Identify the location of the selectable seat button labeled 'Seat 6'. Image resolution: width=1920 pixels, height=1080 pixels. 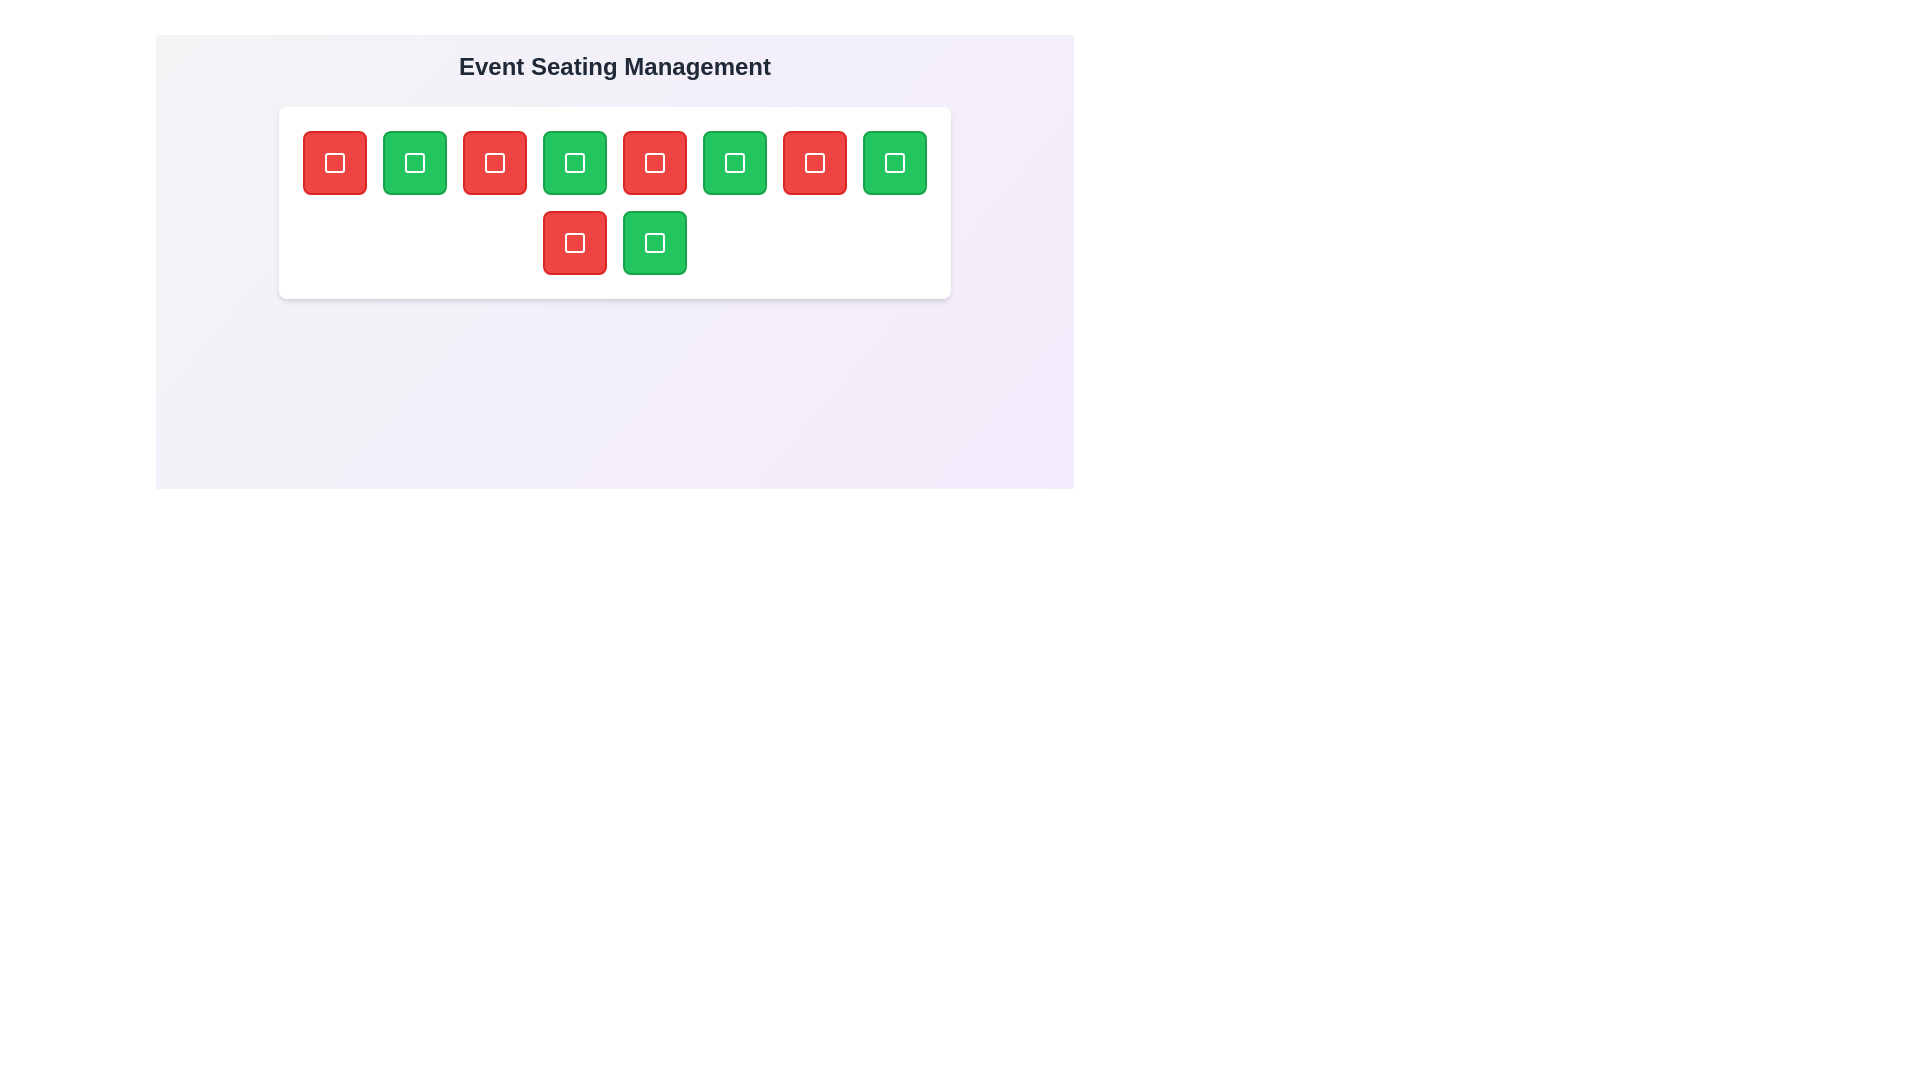
(733, 161).